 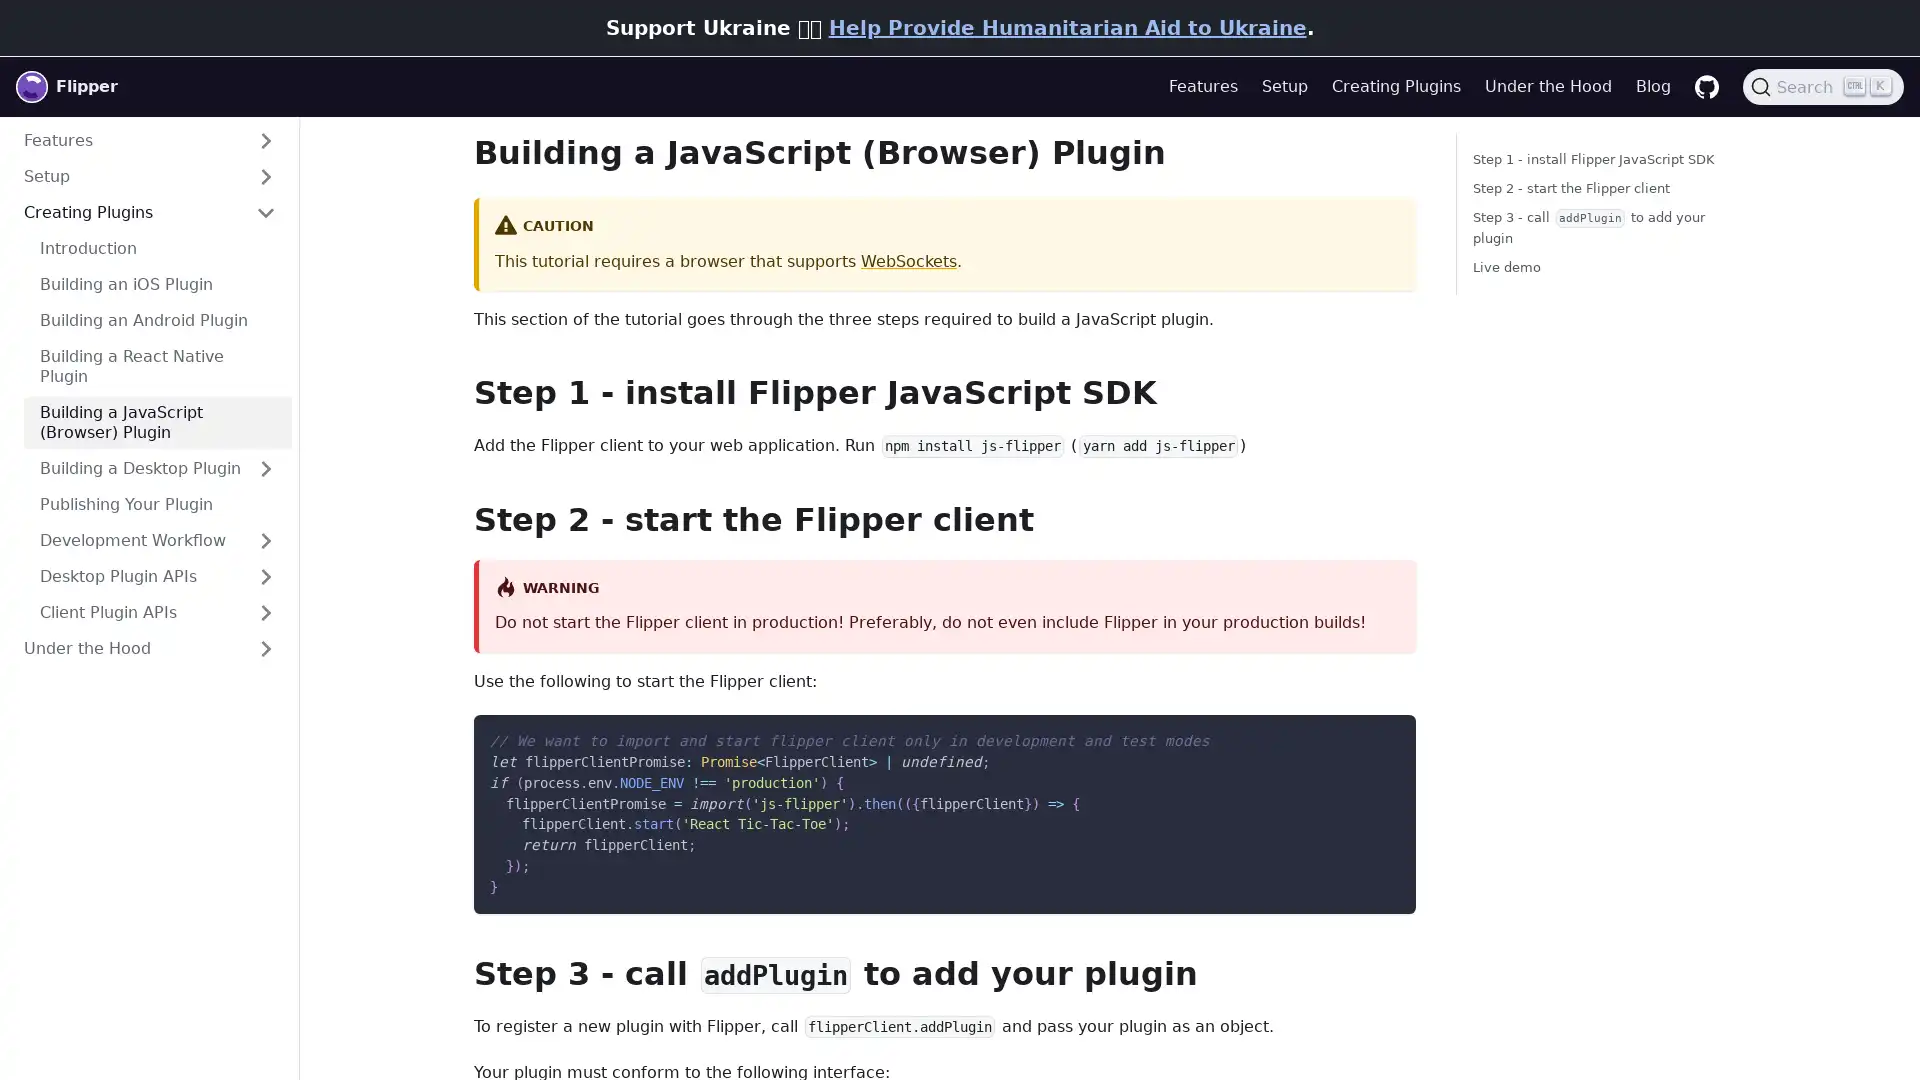 I want to click on Copy code to clipboard, so click(x=1382, y=736).